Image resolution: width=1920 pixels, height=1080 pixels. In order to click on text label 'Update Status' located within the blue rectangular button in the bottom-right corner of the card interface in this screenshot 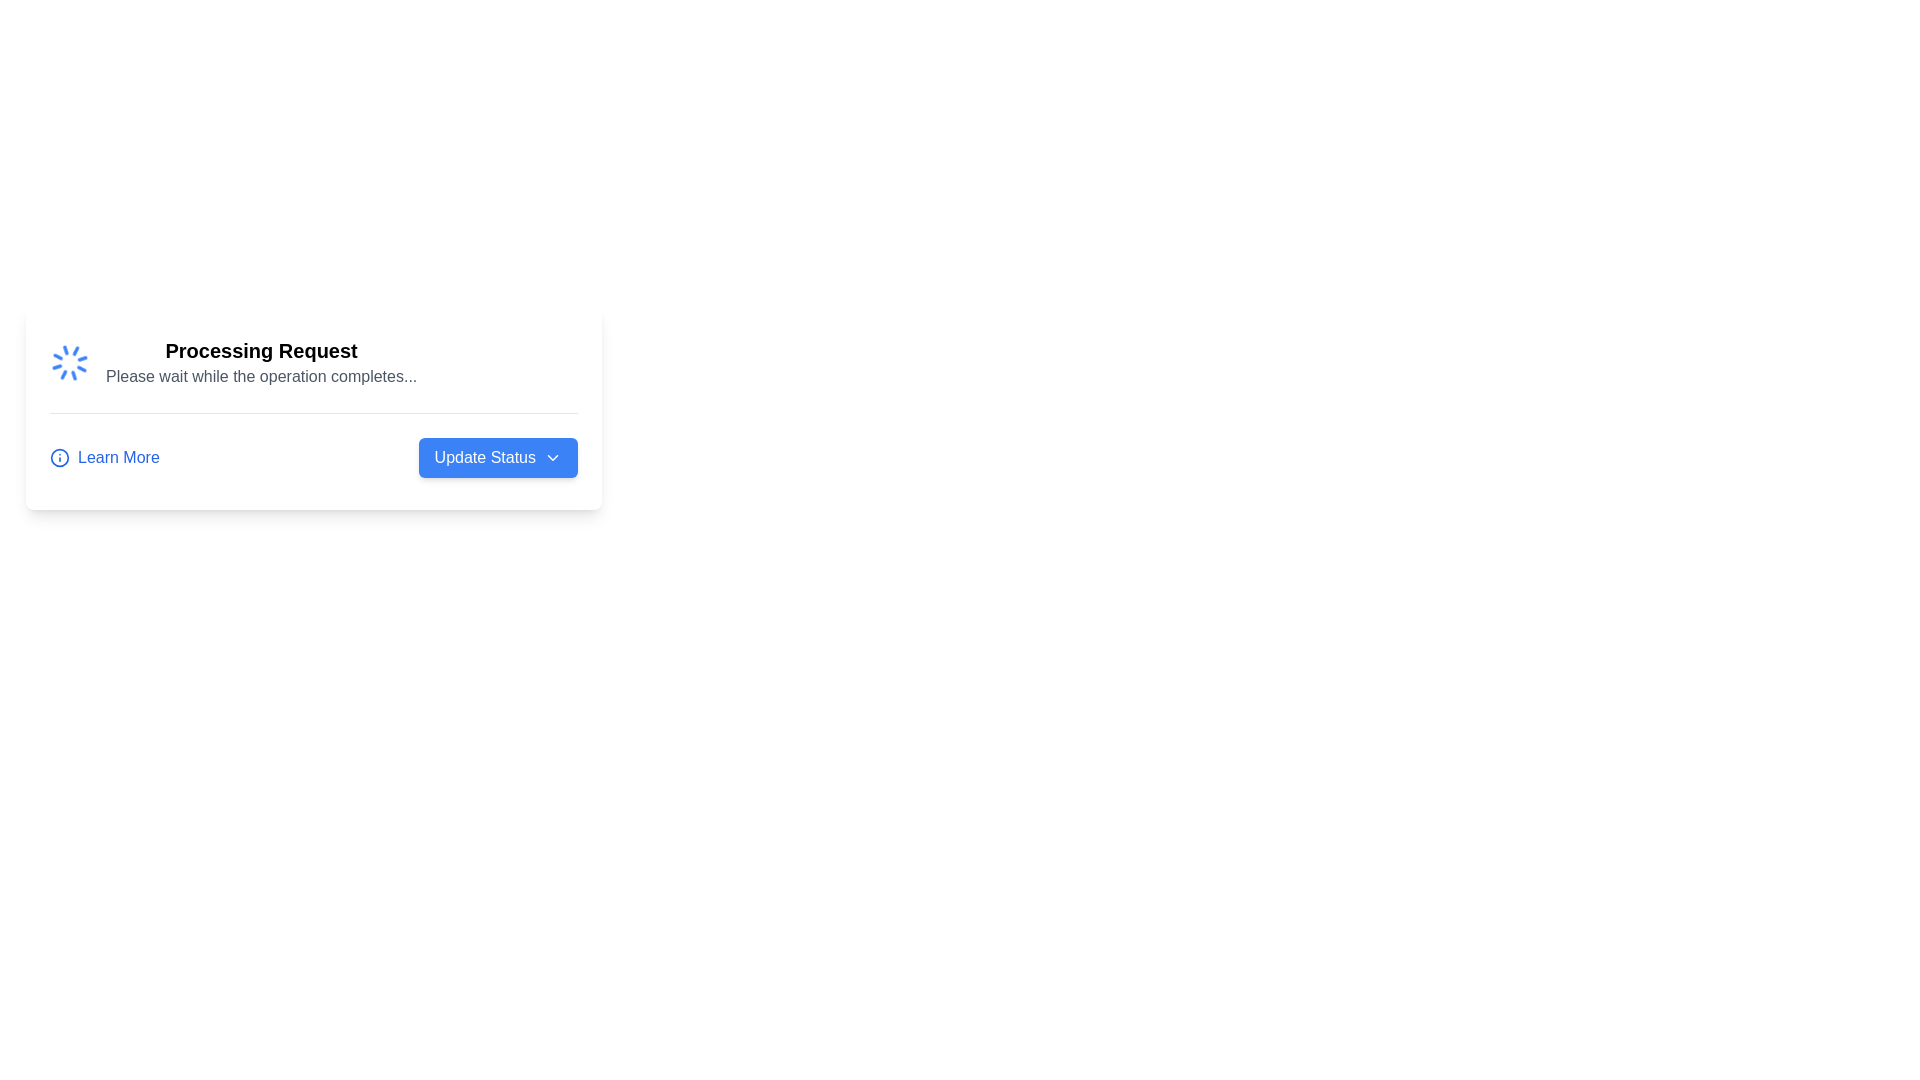, I will do `click(485, 458)`.